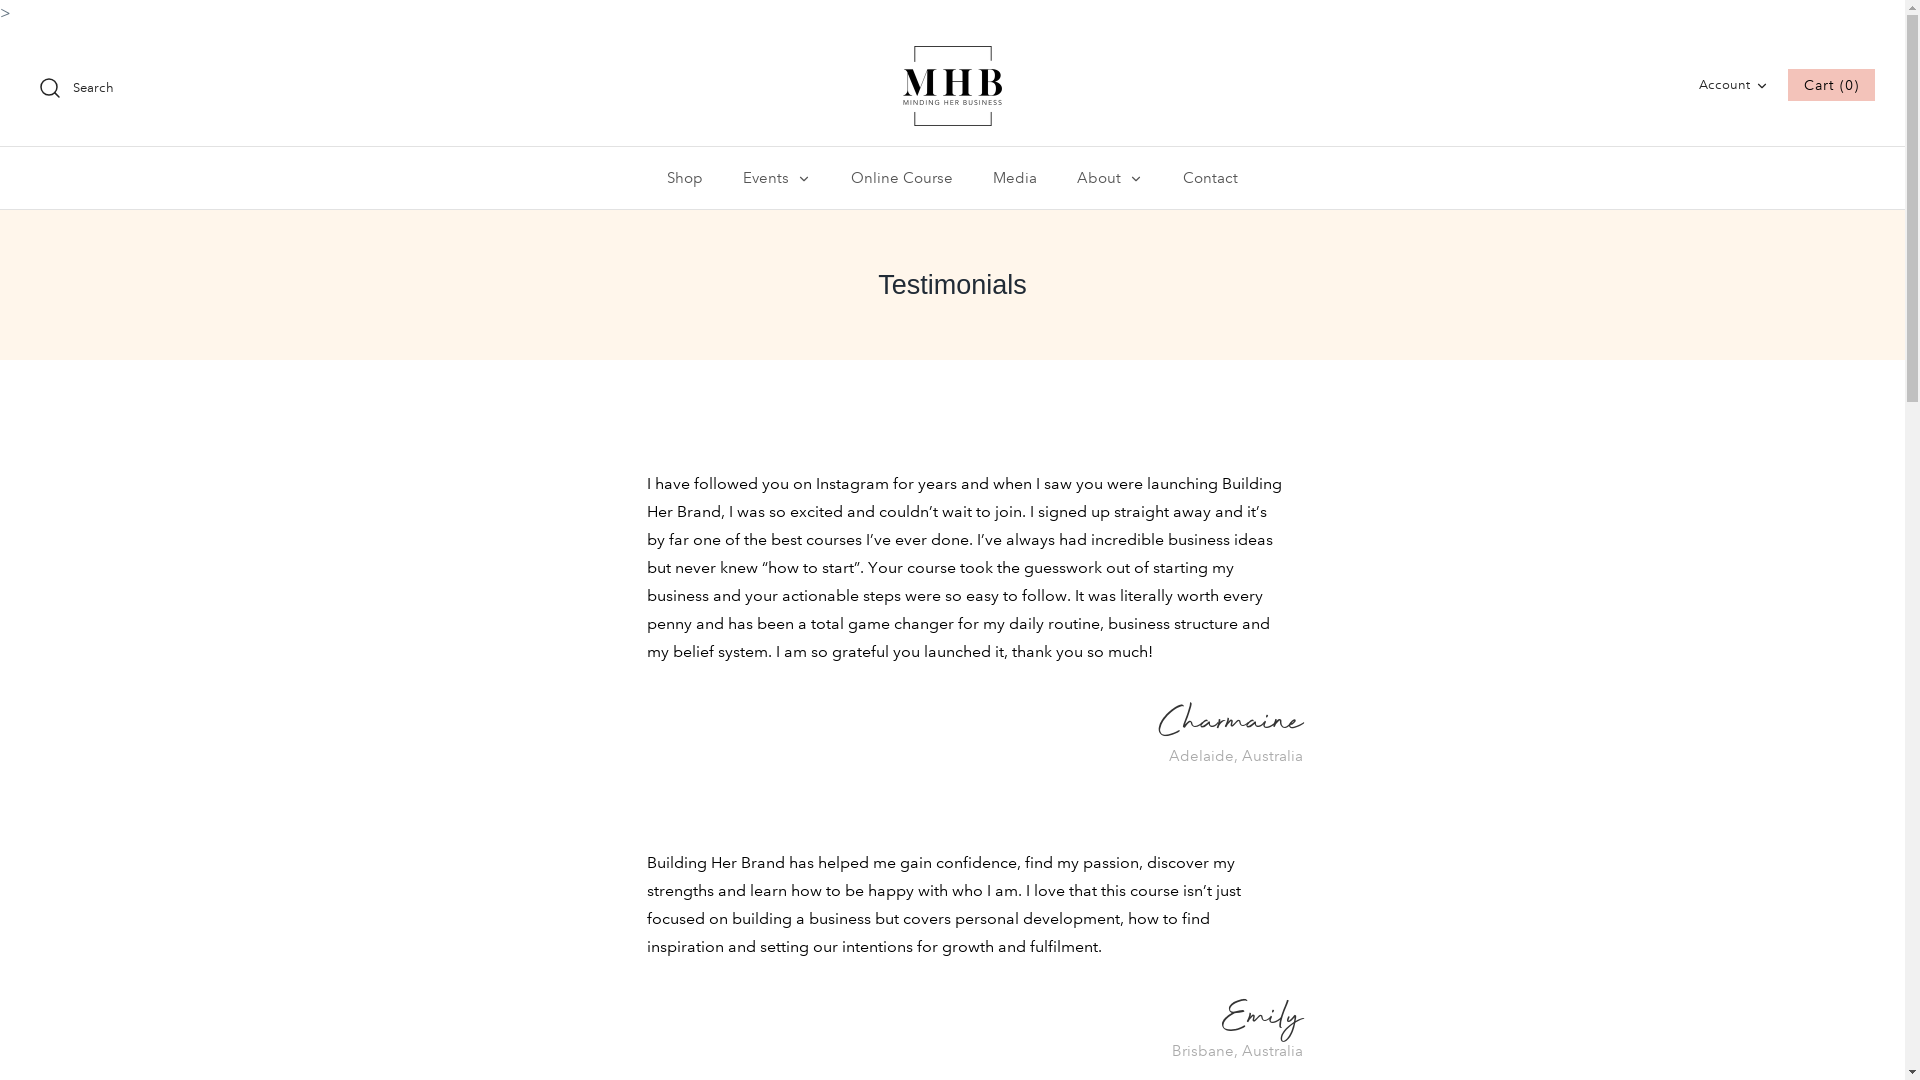 The image size is (1920, 1080). Describe the element at coordinates (1831, 83) in the screenshot. I see `'Cart (0)'` at that location.